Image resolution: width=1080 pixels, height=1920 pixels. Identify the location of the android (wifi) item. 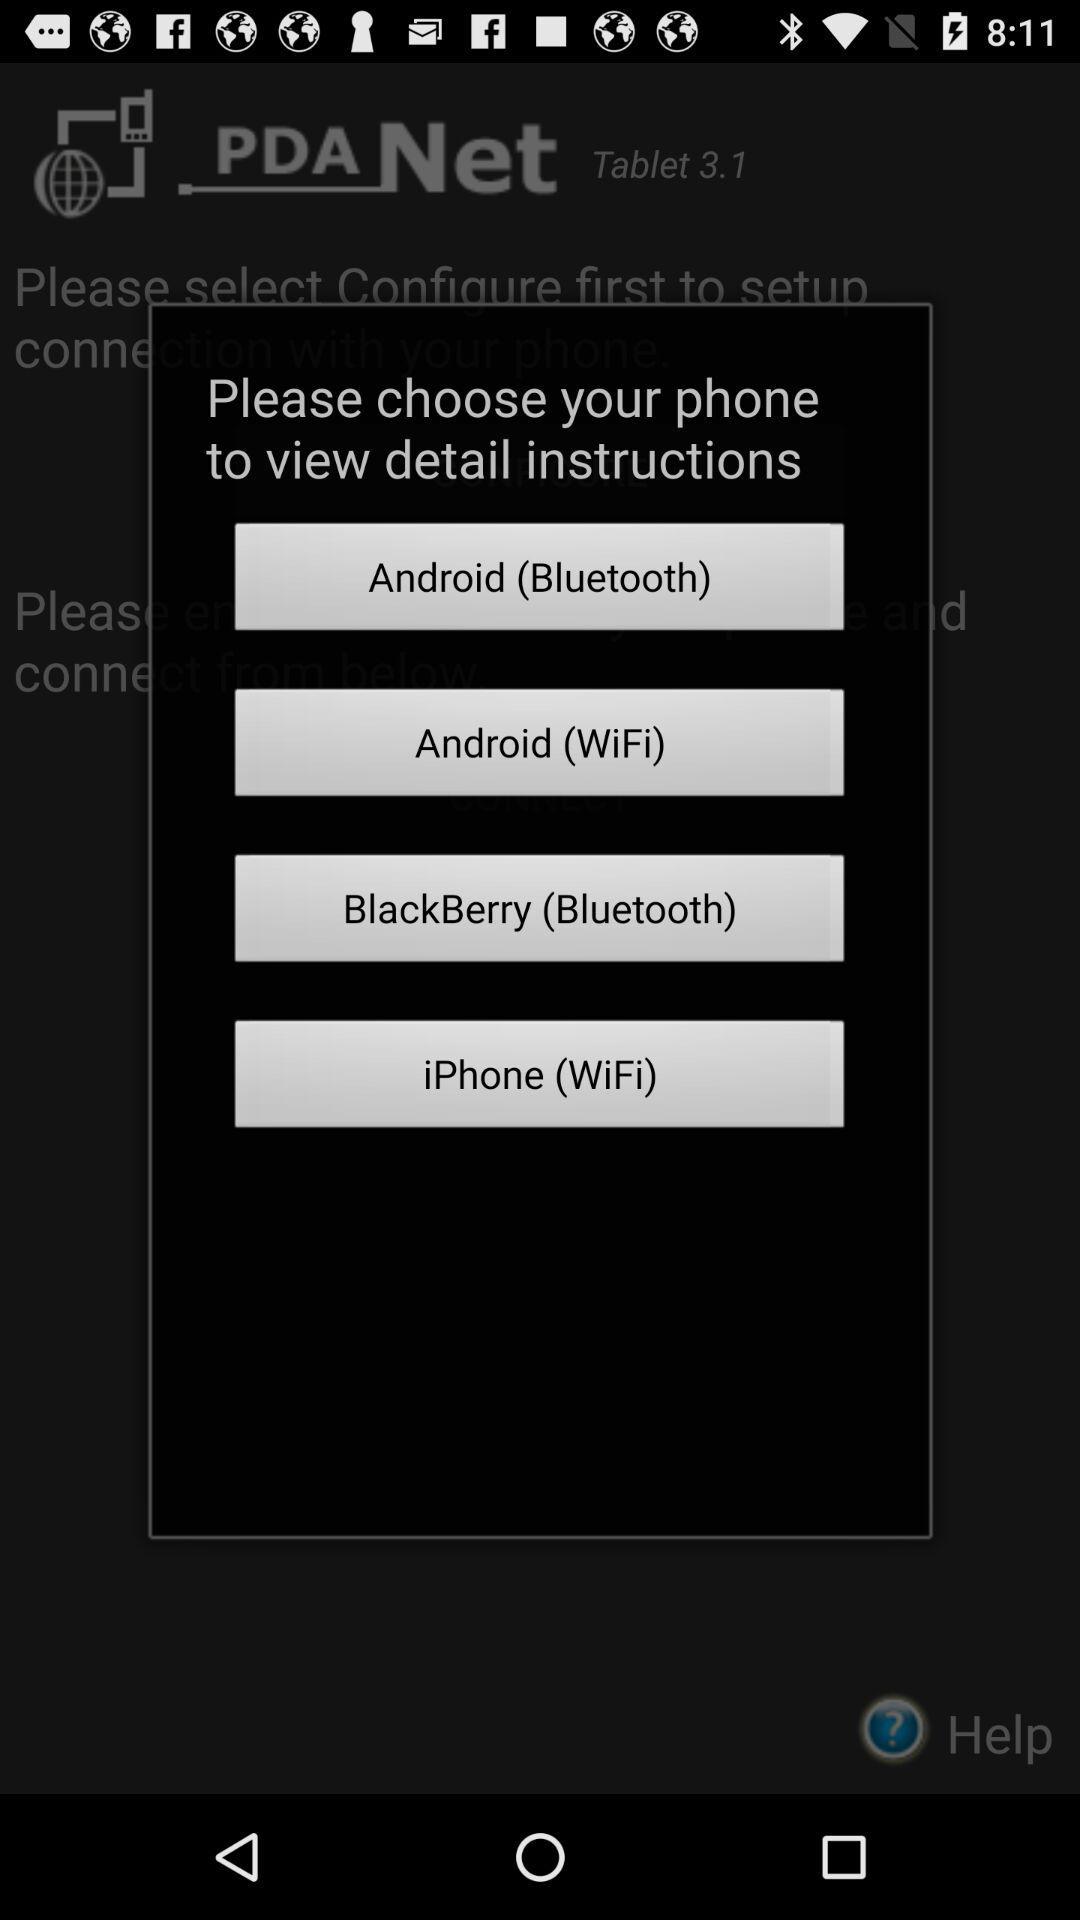
(540, 747).